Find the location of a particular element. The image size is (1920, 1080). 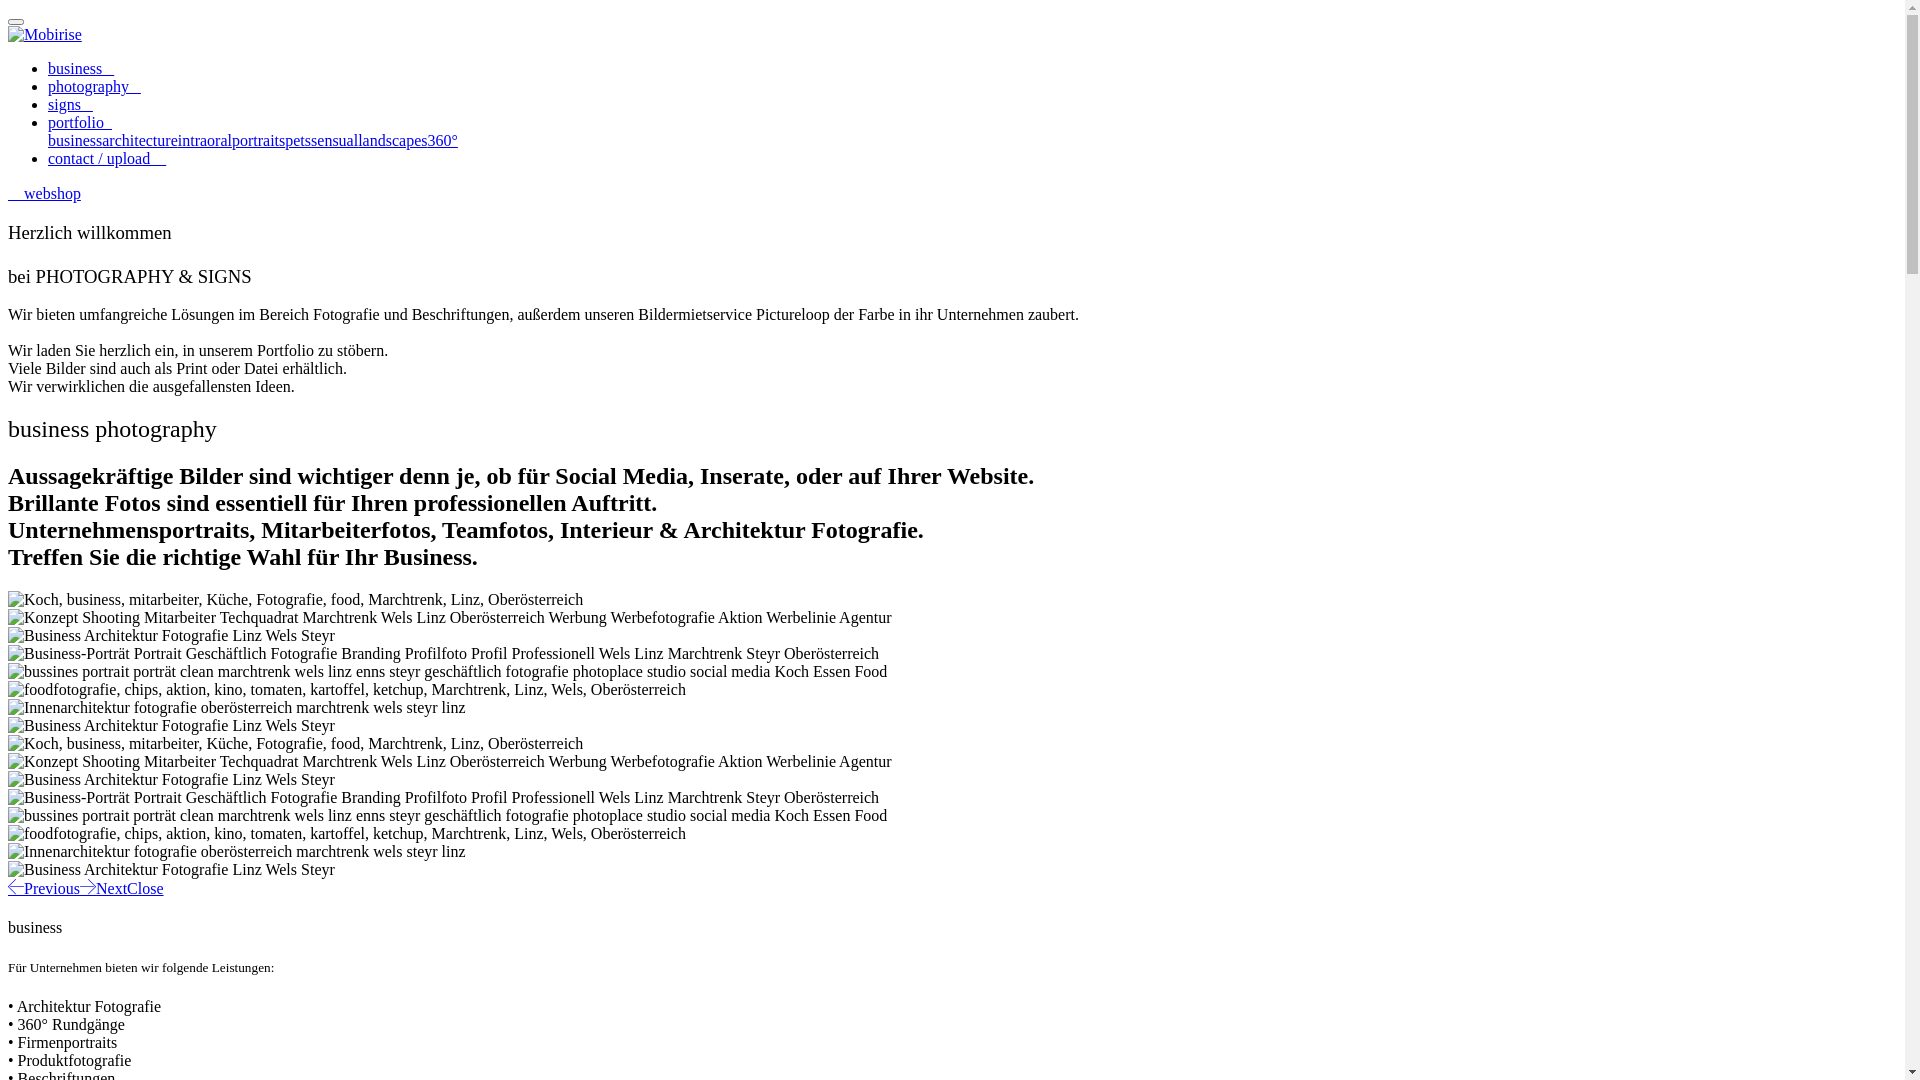

'signs   ' is located at coordinates (70, 104).